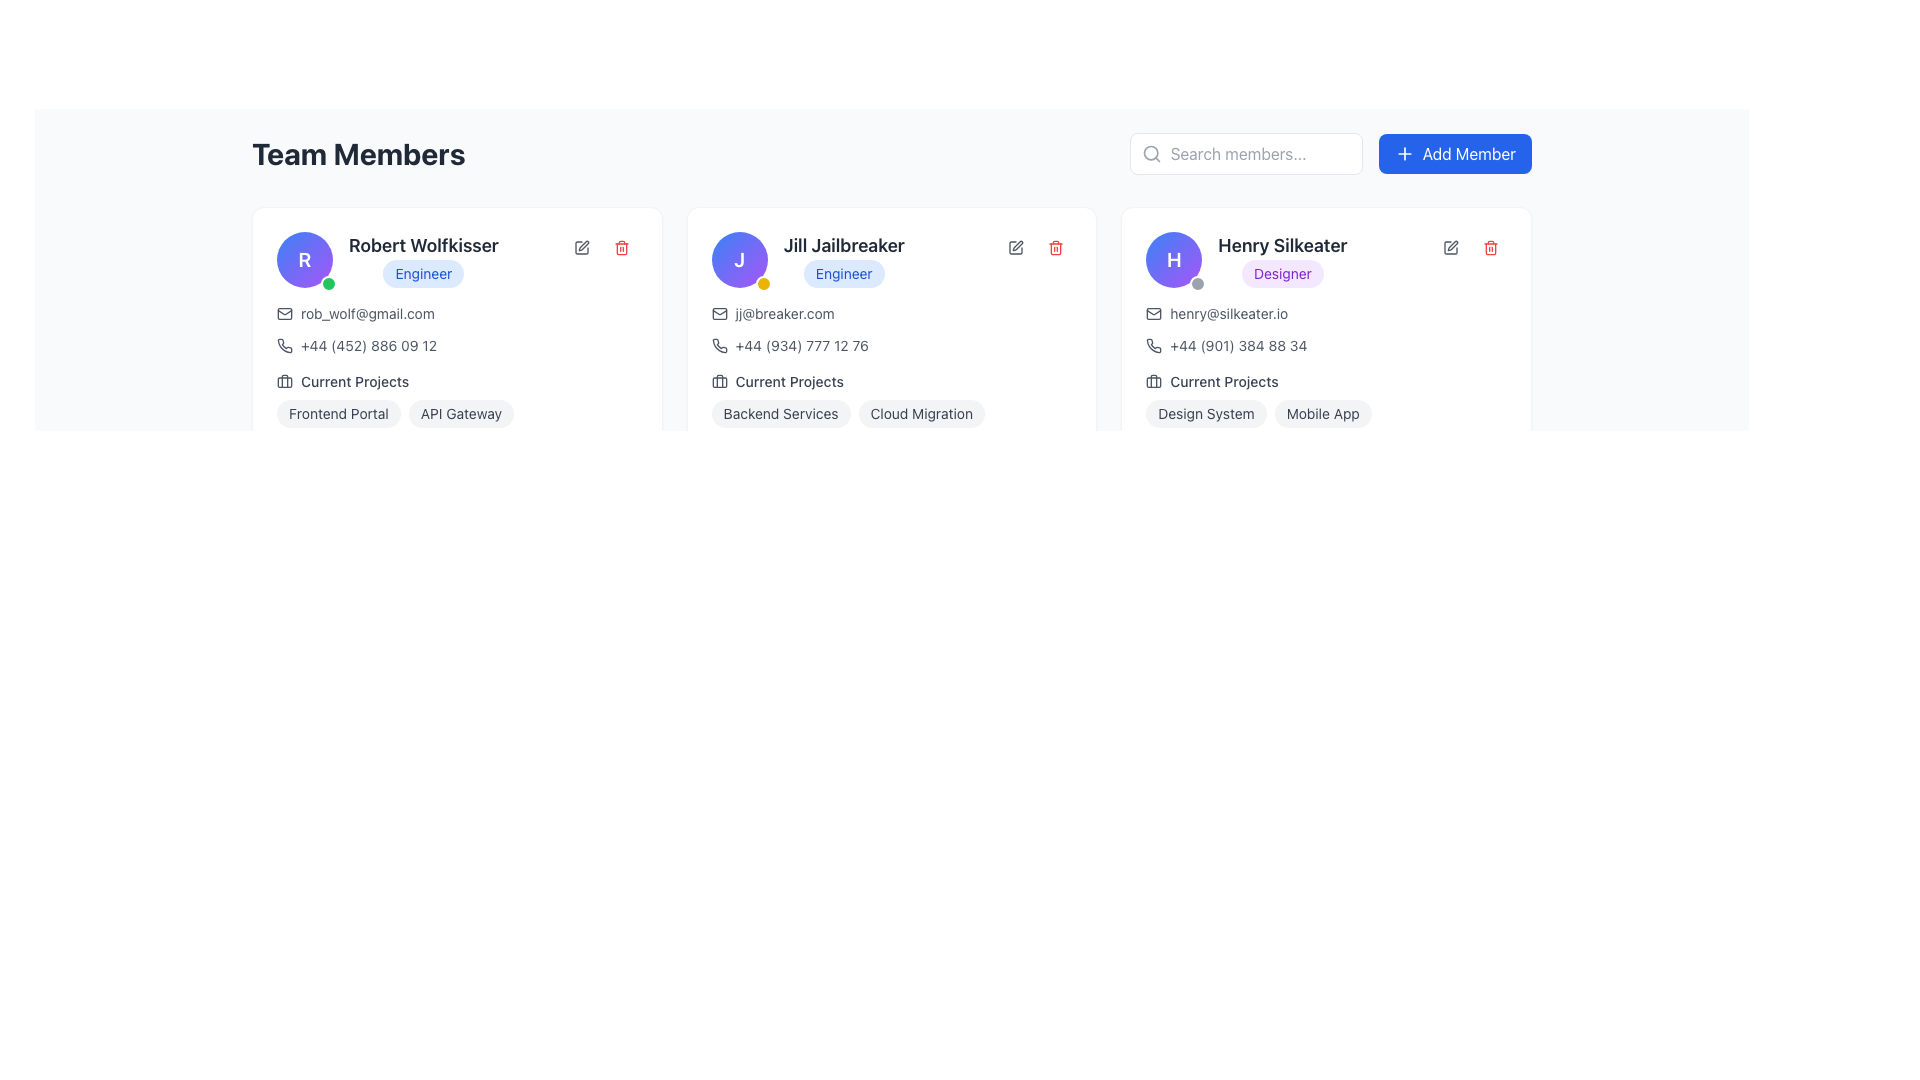 Image resolution: width=1920 pixels, height=1080 pixels. Describe the element at coordinates (355, 381) in the screenshot. I see `the 'Current Projects' text label styled in gray font, which is located within a team member's card layout, positioned below their contact information and a briefcase icon` at that location.